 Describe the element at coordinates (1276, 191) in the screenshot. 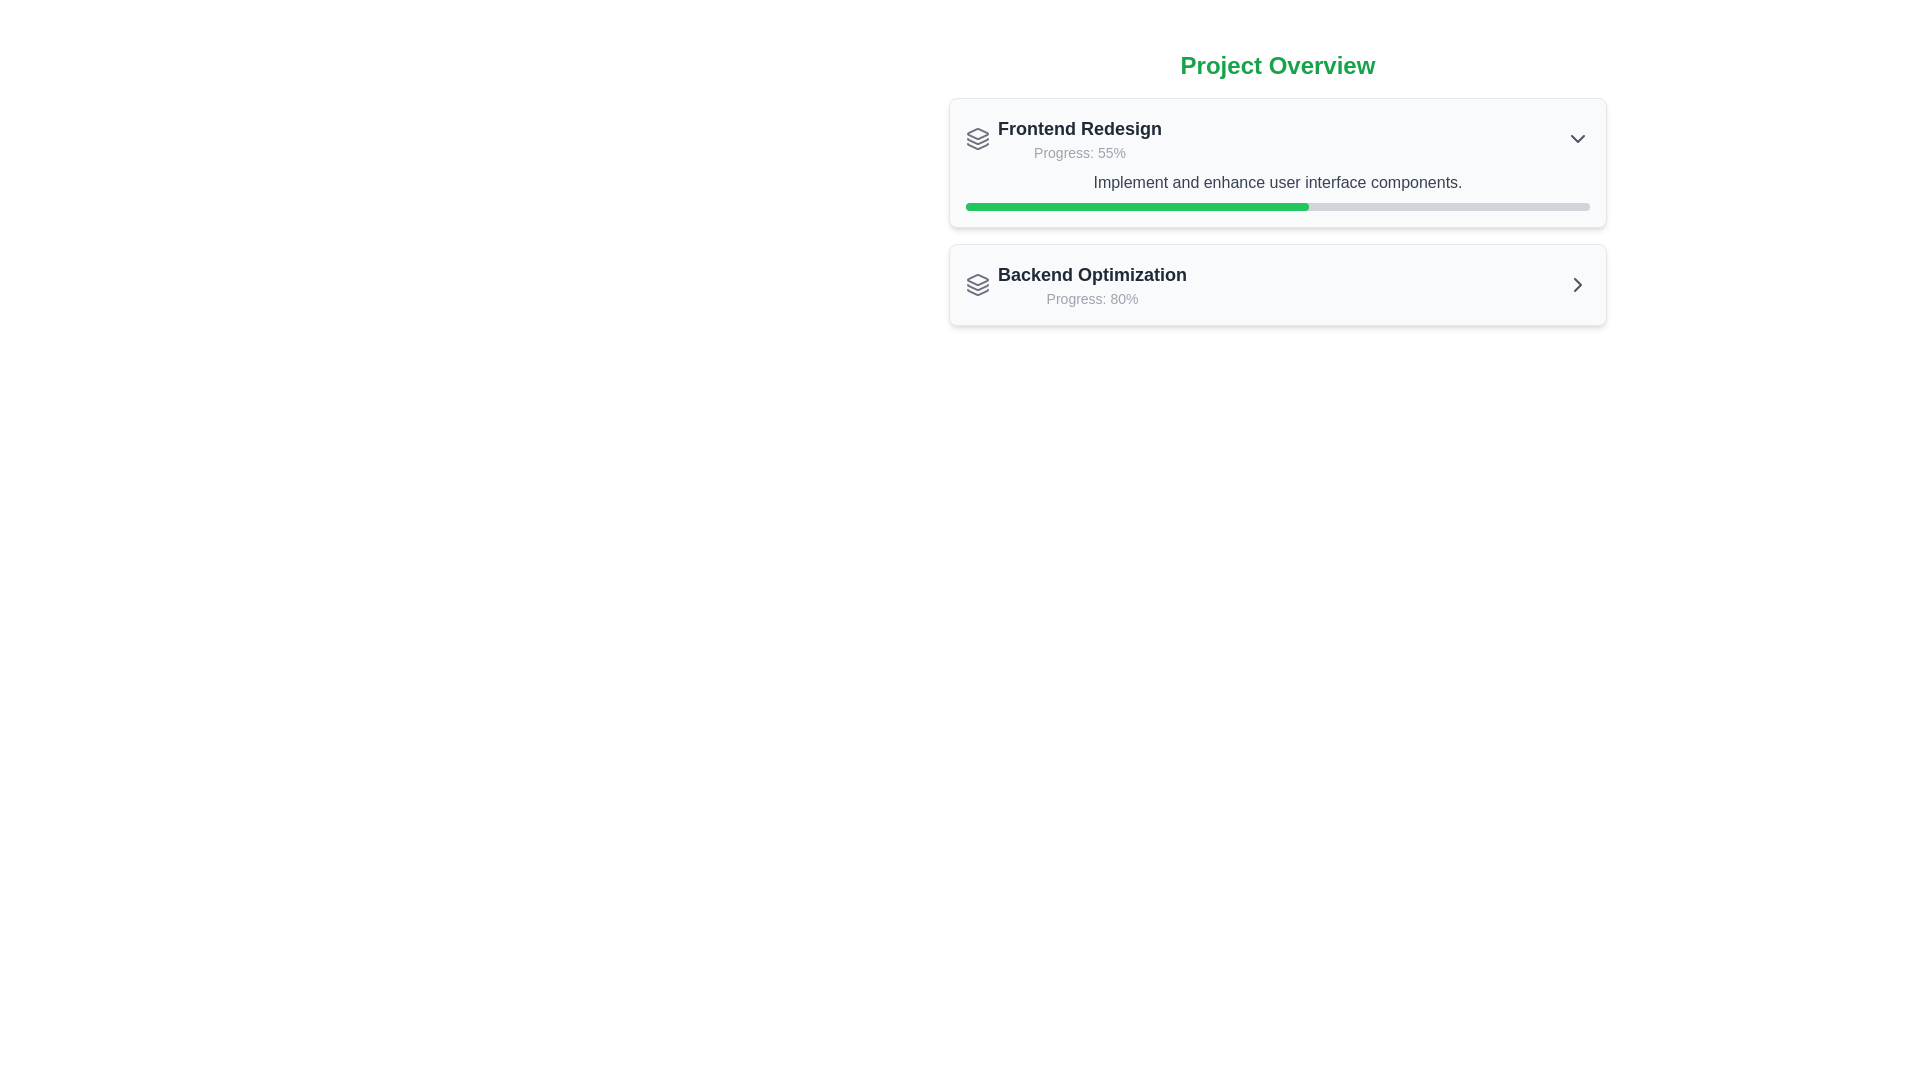

I see `the progress bar located within the card titled 'Frontend Redesign', positioned below the text 'Progress: 55%'` at that location.